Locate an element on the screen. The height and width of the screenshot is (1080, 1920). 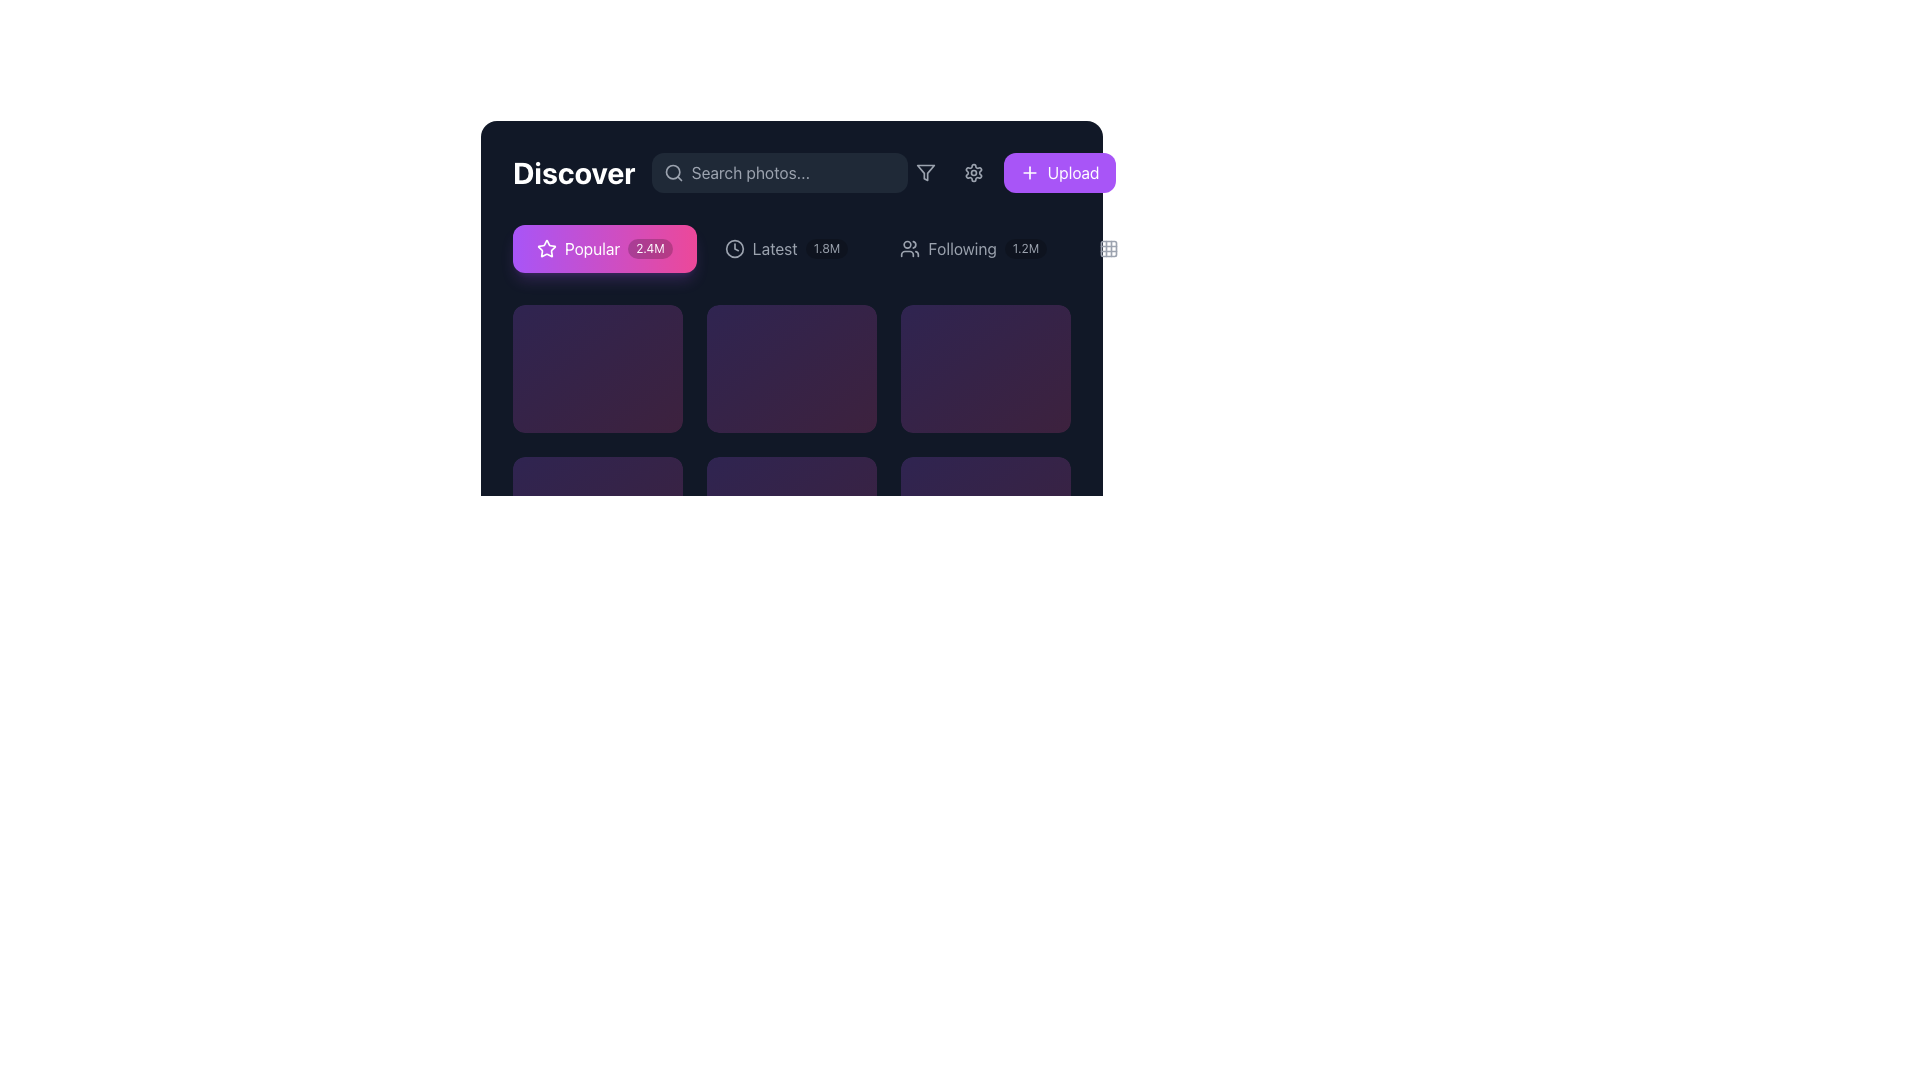
the bookmark button located at the bottom-right of the card is located at coordinates (1035, 482).